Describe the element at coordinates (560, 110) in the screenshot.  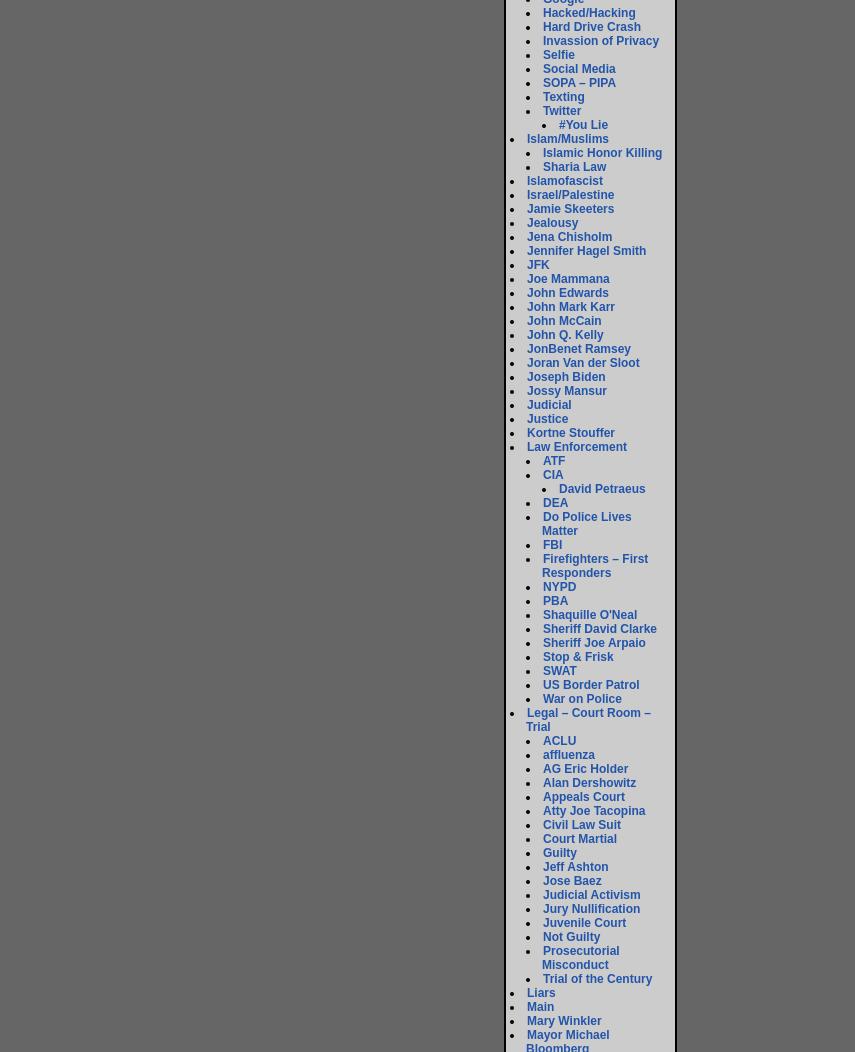
I see `'Twitter'` at that location.